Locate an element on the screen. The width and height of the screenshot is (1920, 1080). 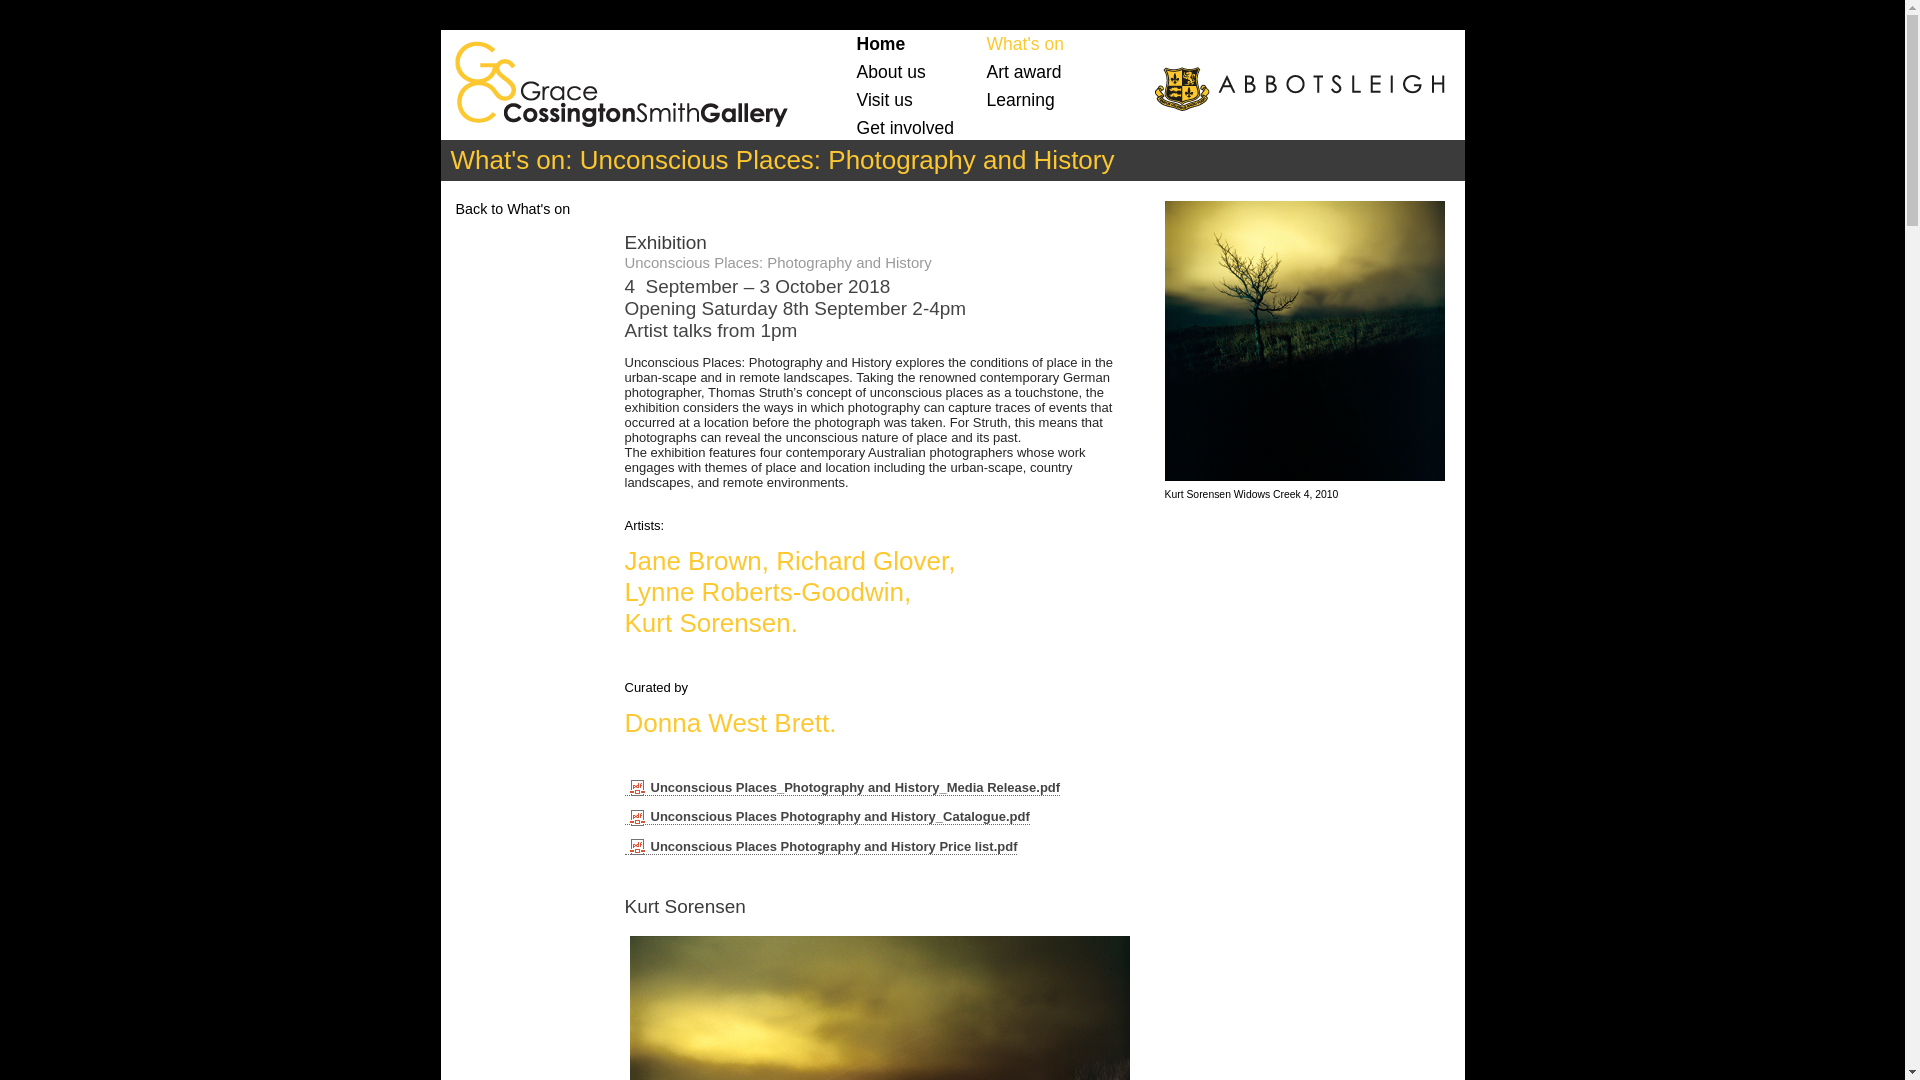
'Learning' is located at coordinates (1021, 100).